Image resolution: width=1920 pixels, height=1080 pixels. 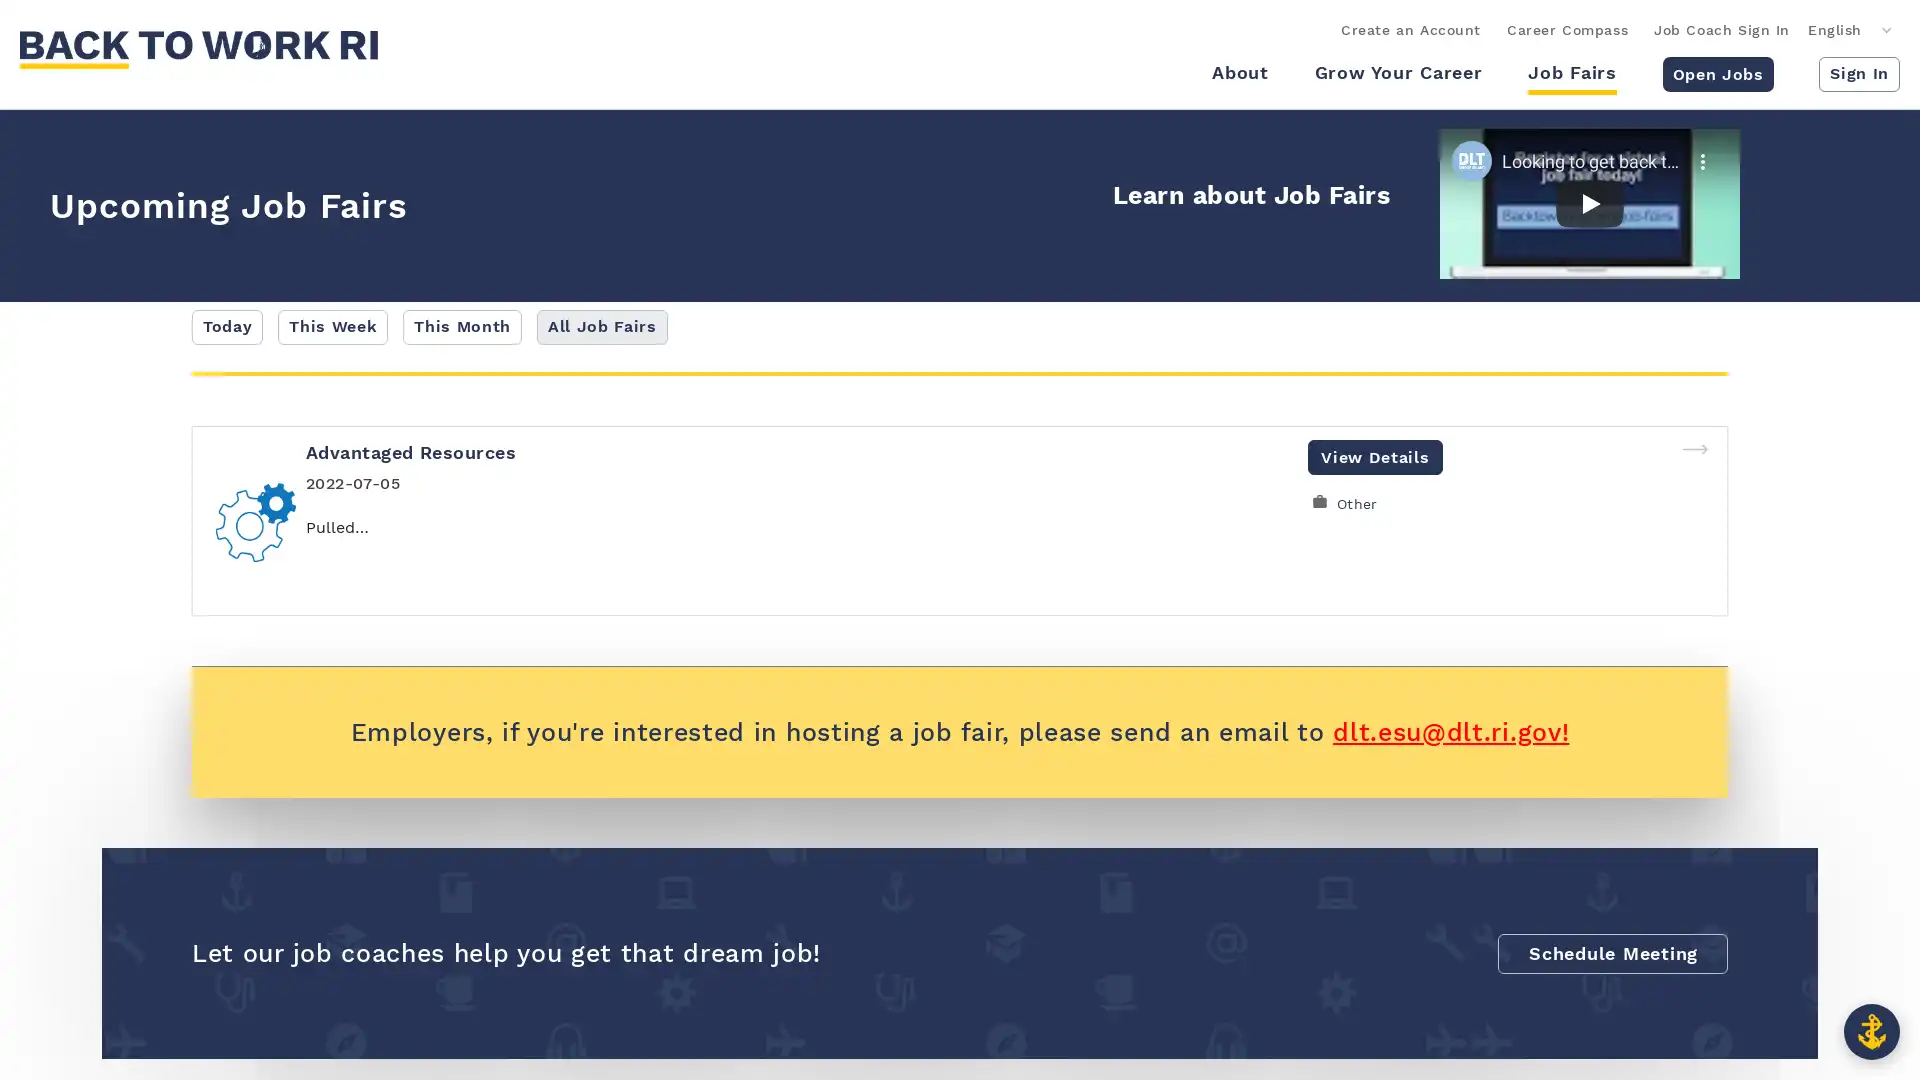 I want to click on View Details, so click(x=1374, y=456).